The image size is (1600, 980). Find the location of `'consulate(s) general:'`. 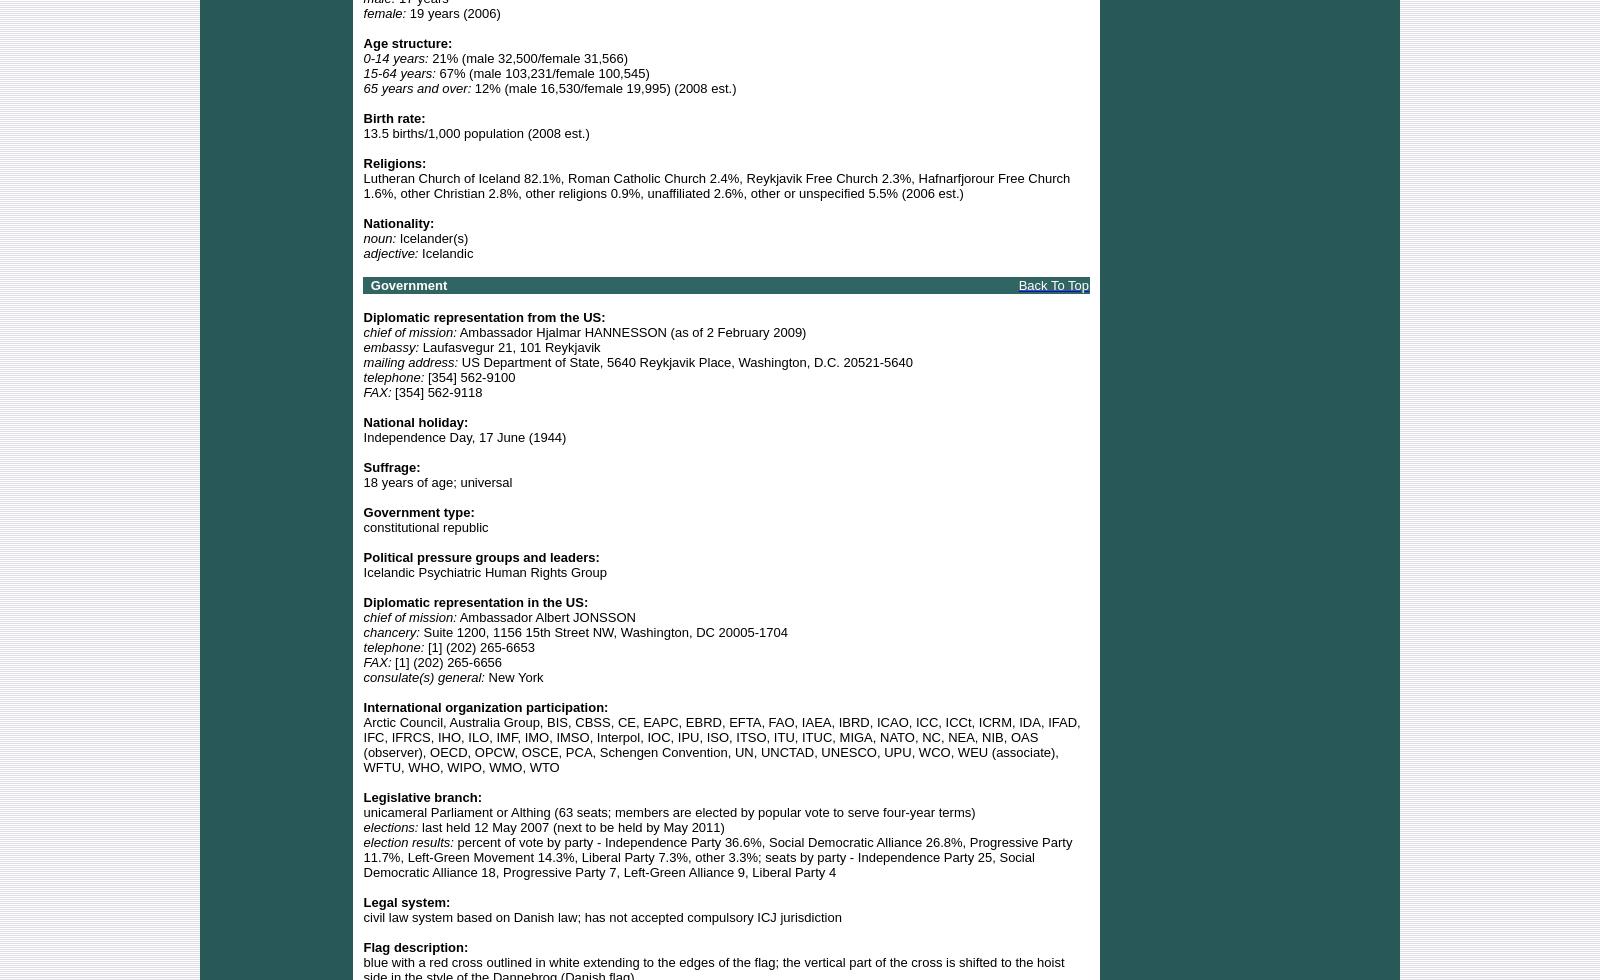

'consulate(s) general:' is located at coordinates (363, 676).